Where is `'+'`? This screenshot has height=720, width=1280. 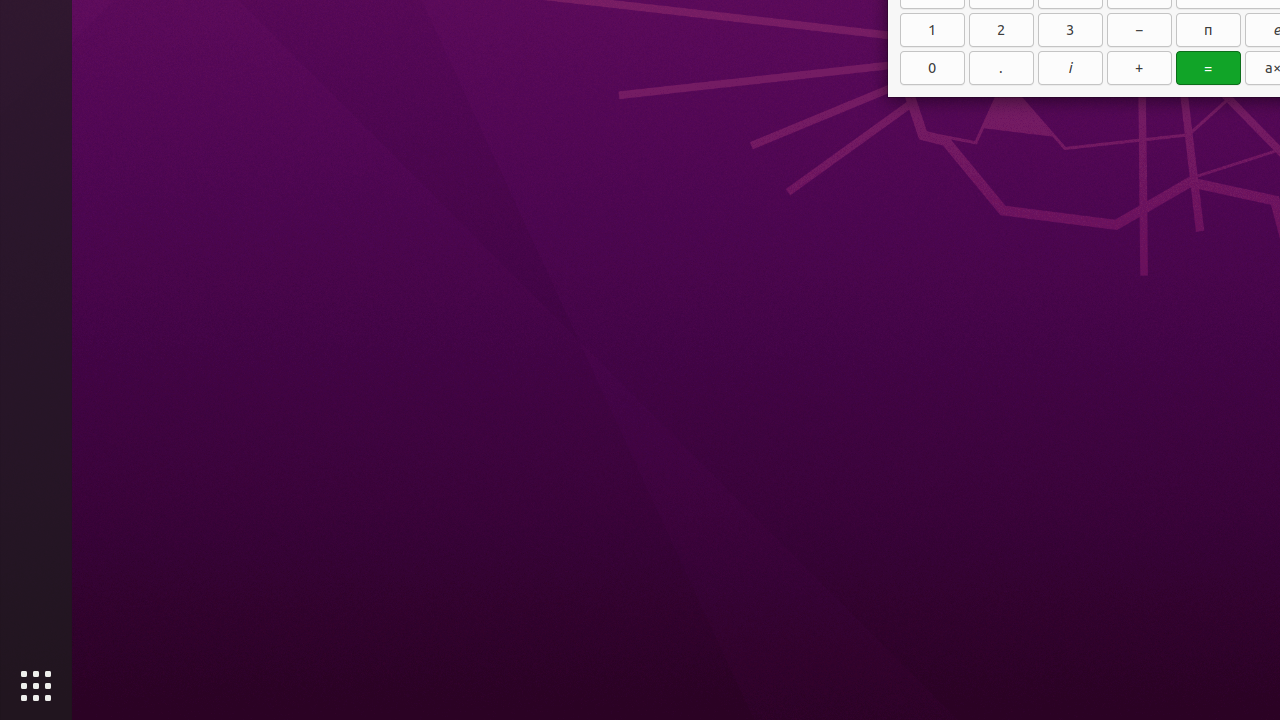 '+' is located at coordinates (1139, 66).